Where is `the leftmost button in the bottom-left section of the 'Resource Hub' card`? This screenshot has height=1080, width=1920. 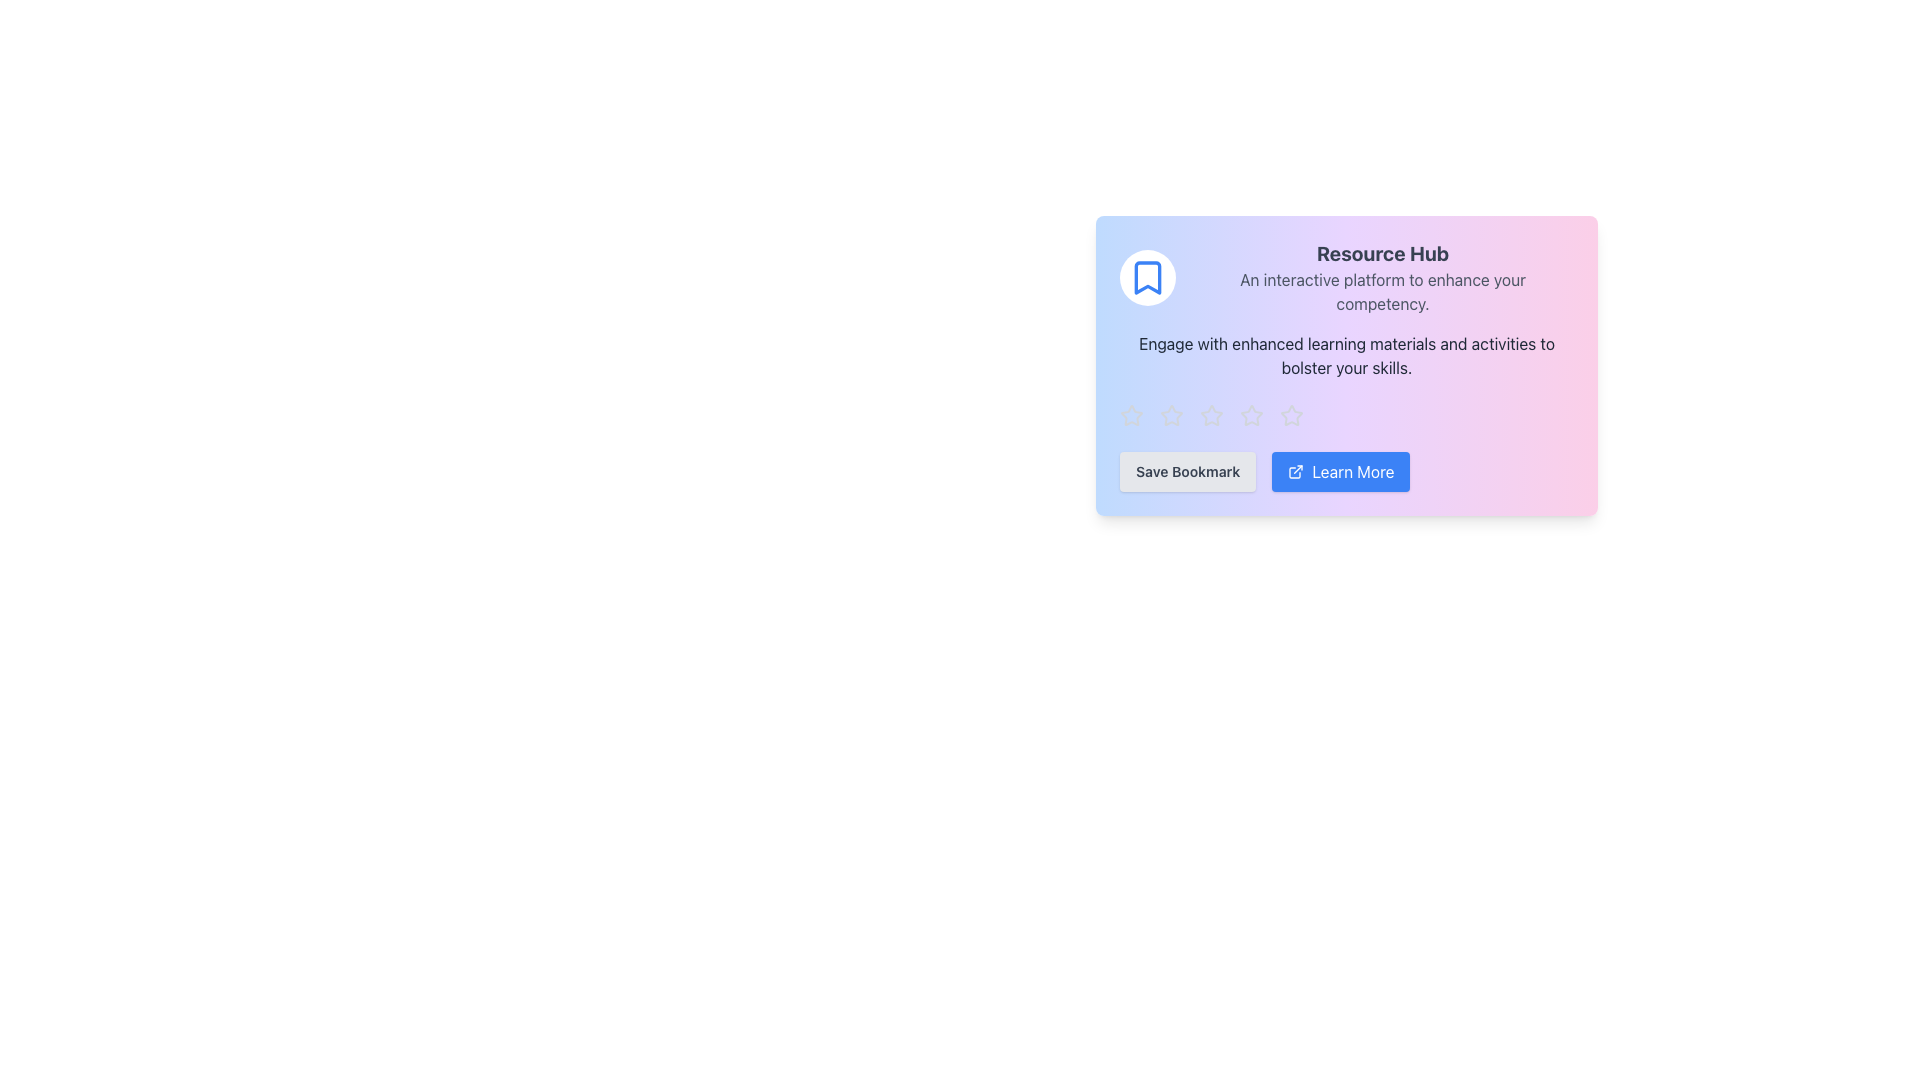
the leftmost button in the bottom-left section of the 'Resource Hub' card is located at coordinates (1188, 471).